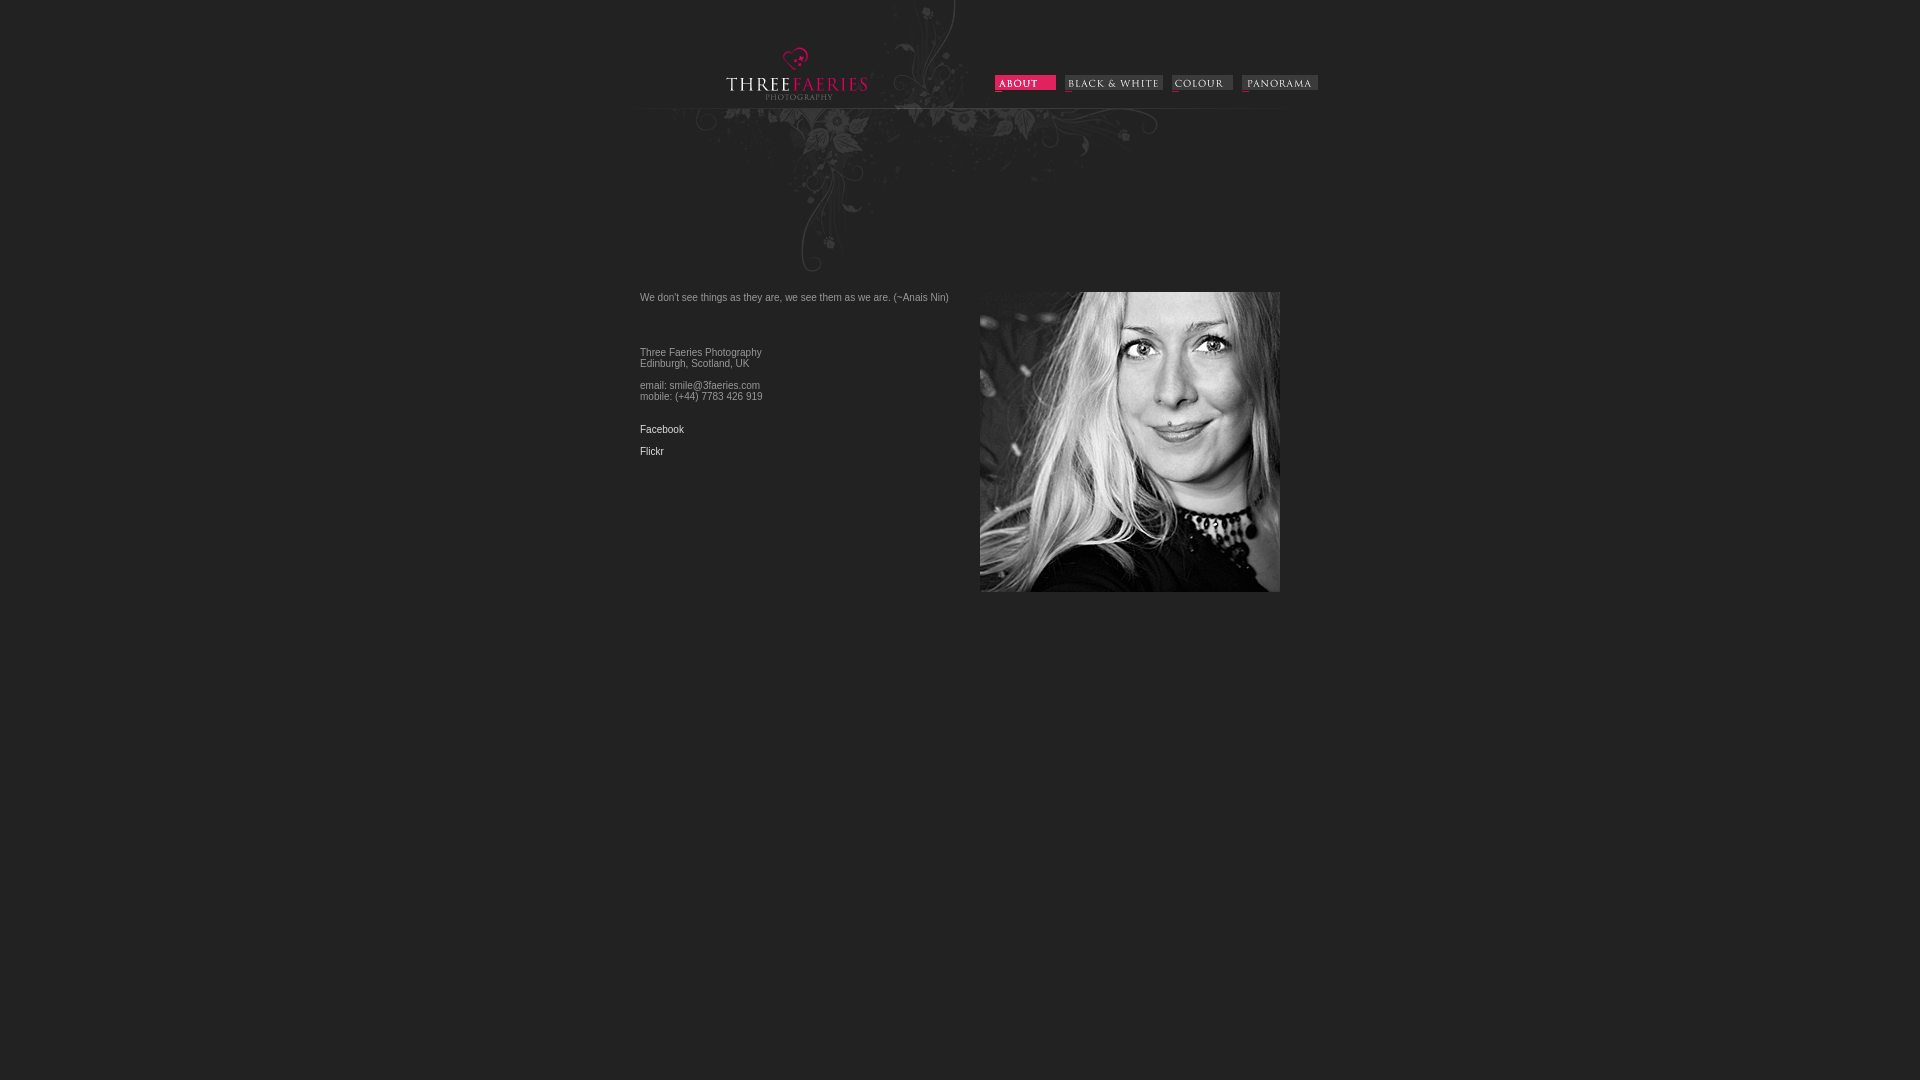  I want to click on 'Flickr', so click(652, 451).